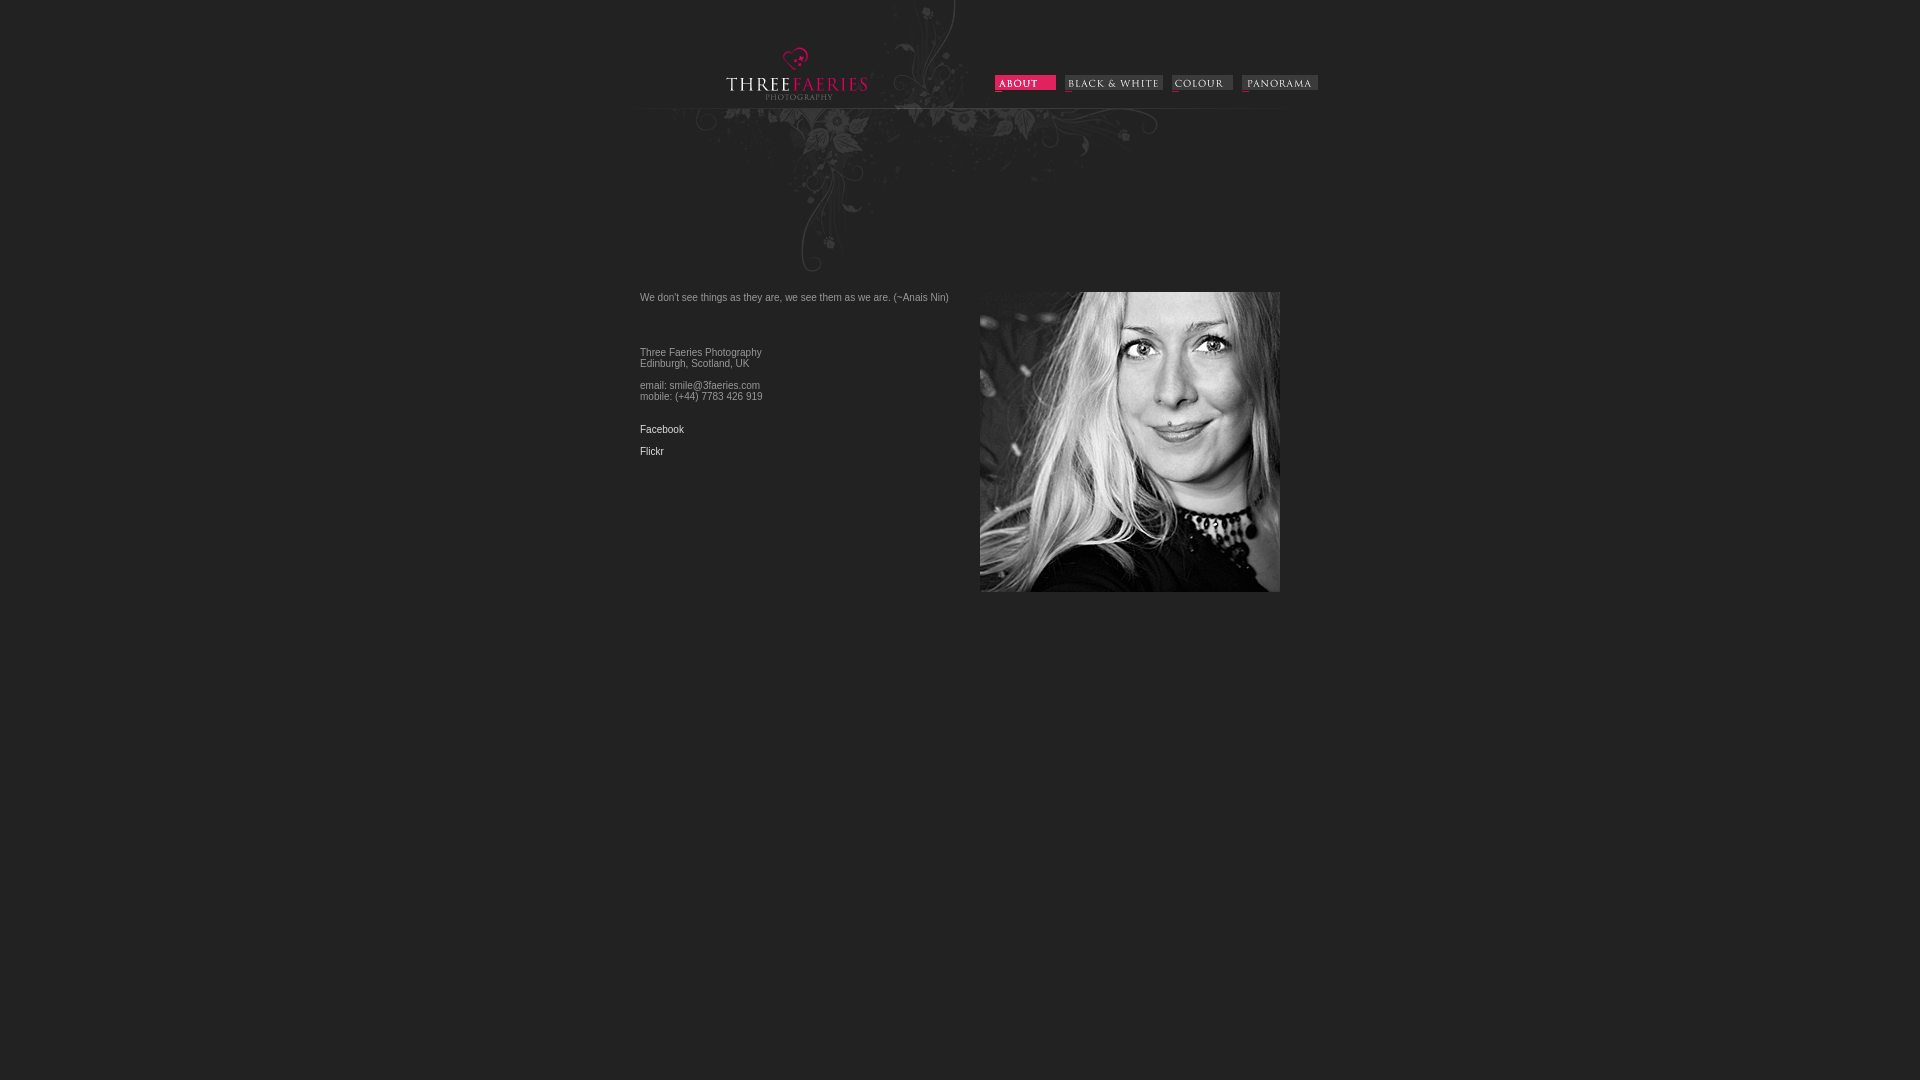  I want to click on 'Flickr', so click(652, 451).